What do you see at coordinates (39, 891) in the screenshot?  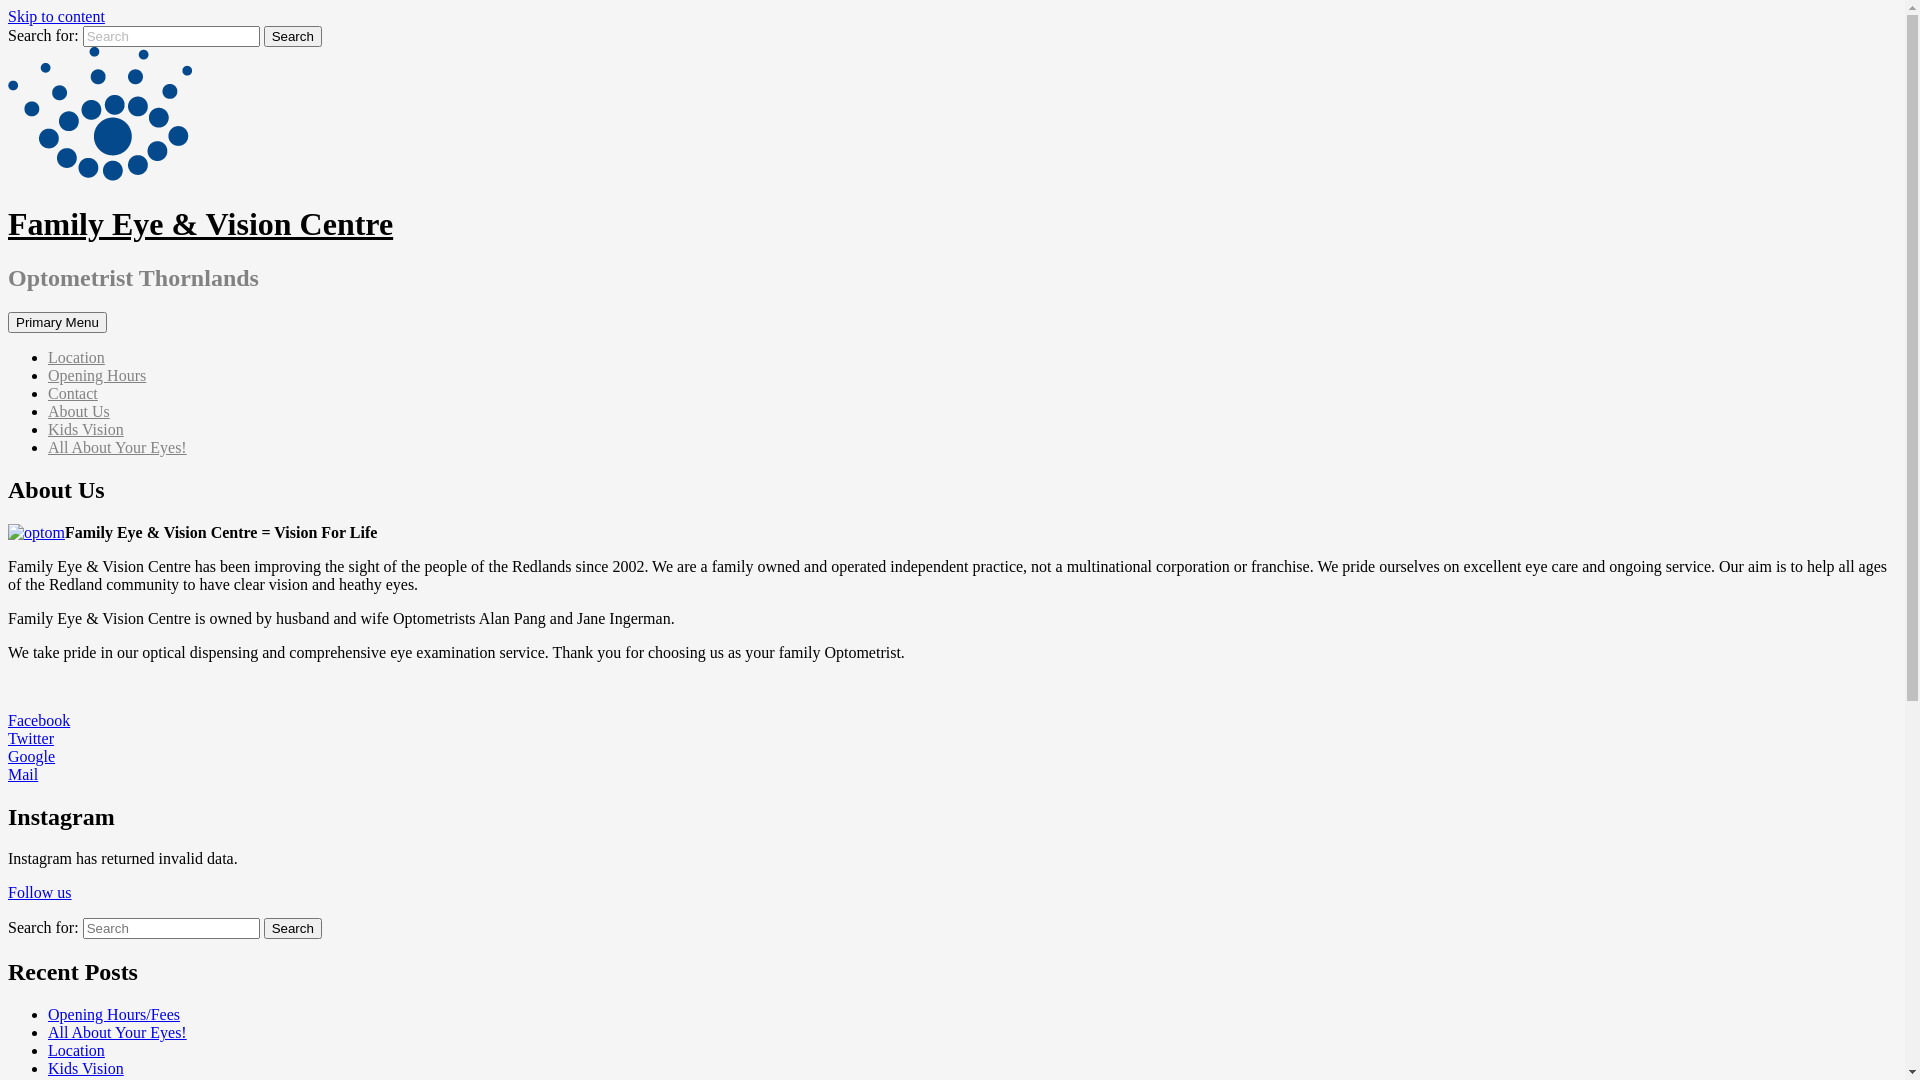 I see `'Follow us'` at bounding box center [39, 891].